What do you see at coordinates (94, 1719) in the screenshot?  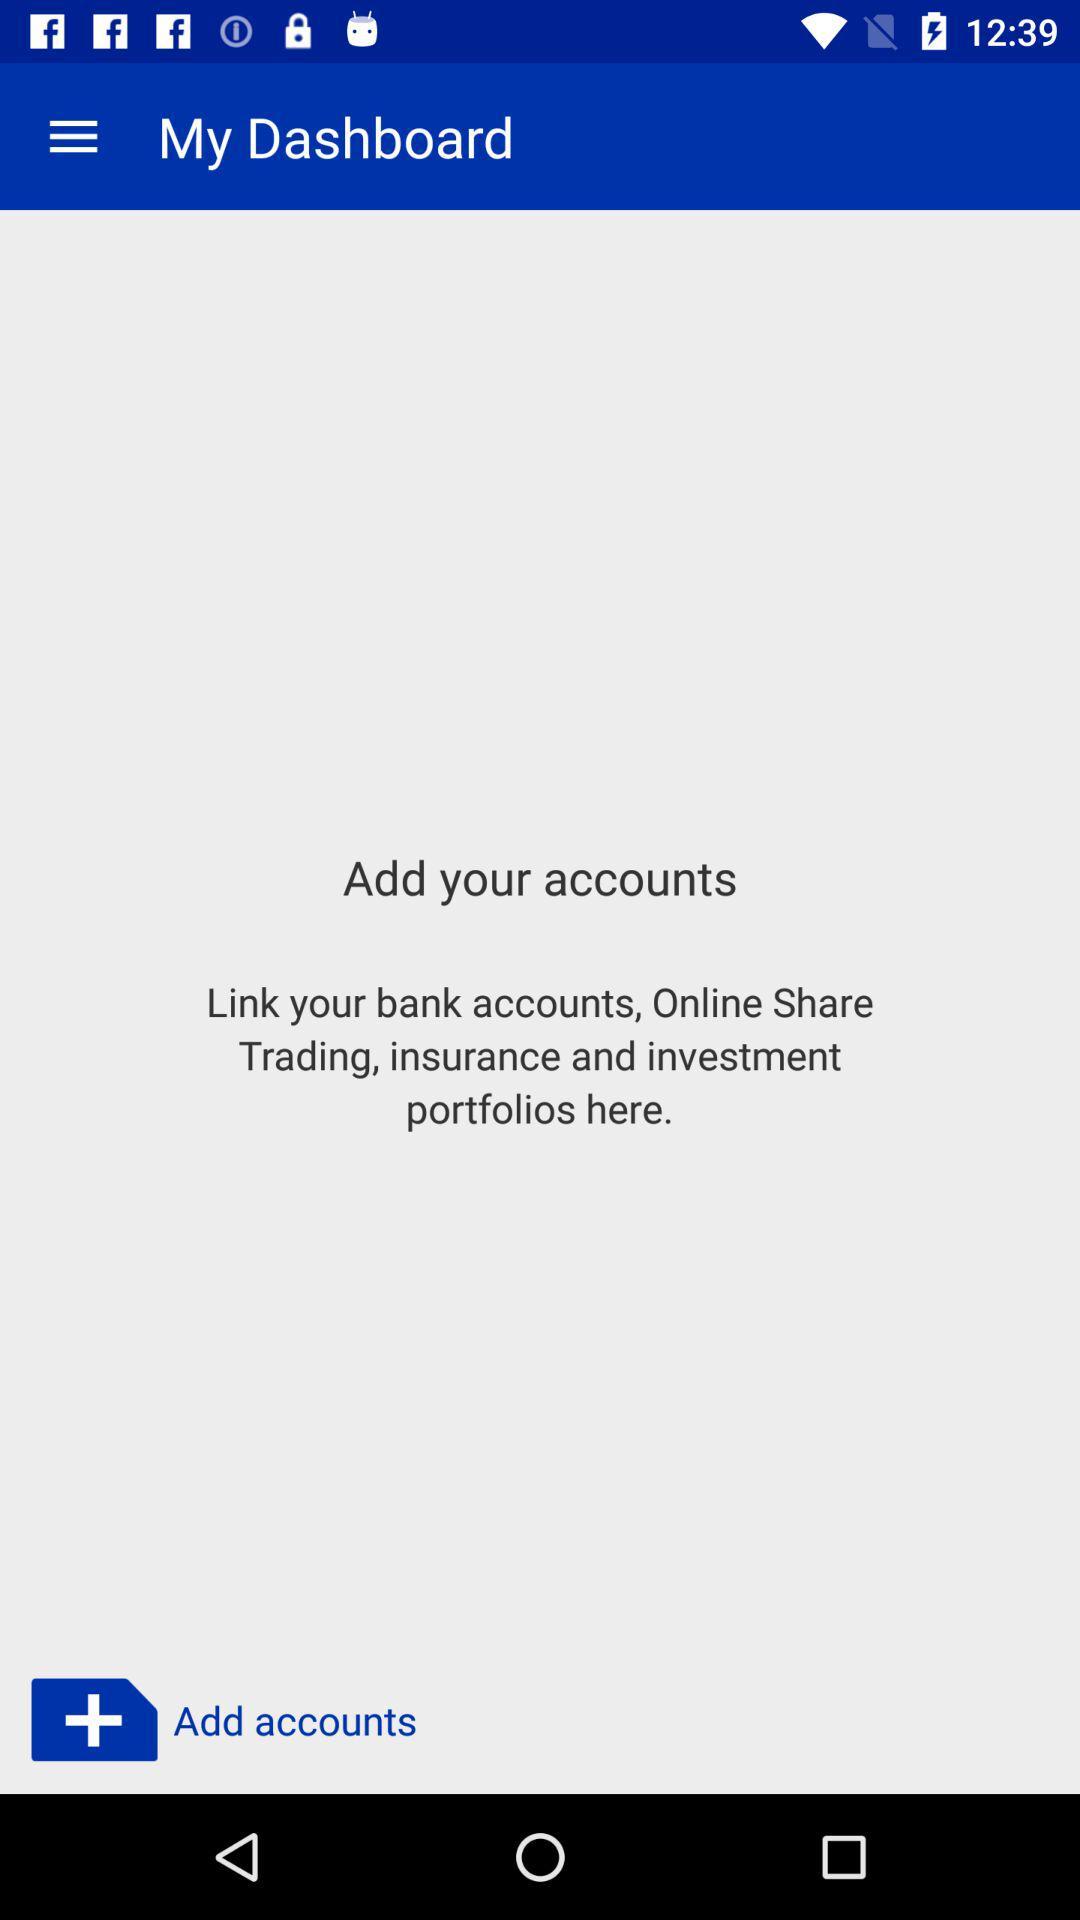 I see `an account` at bounding box center [94, 1719].